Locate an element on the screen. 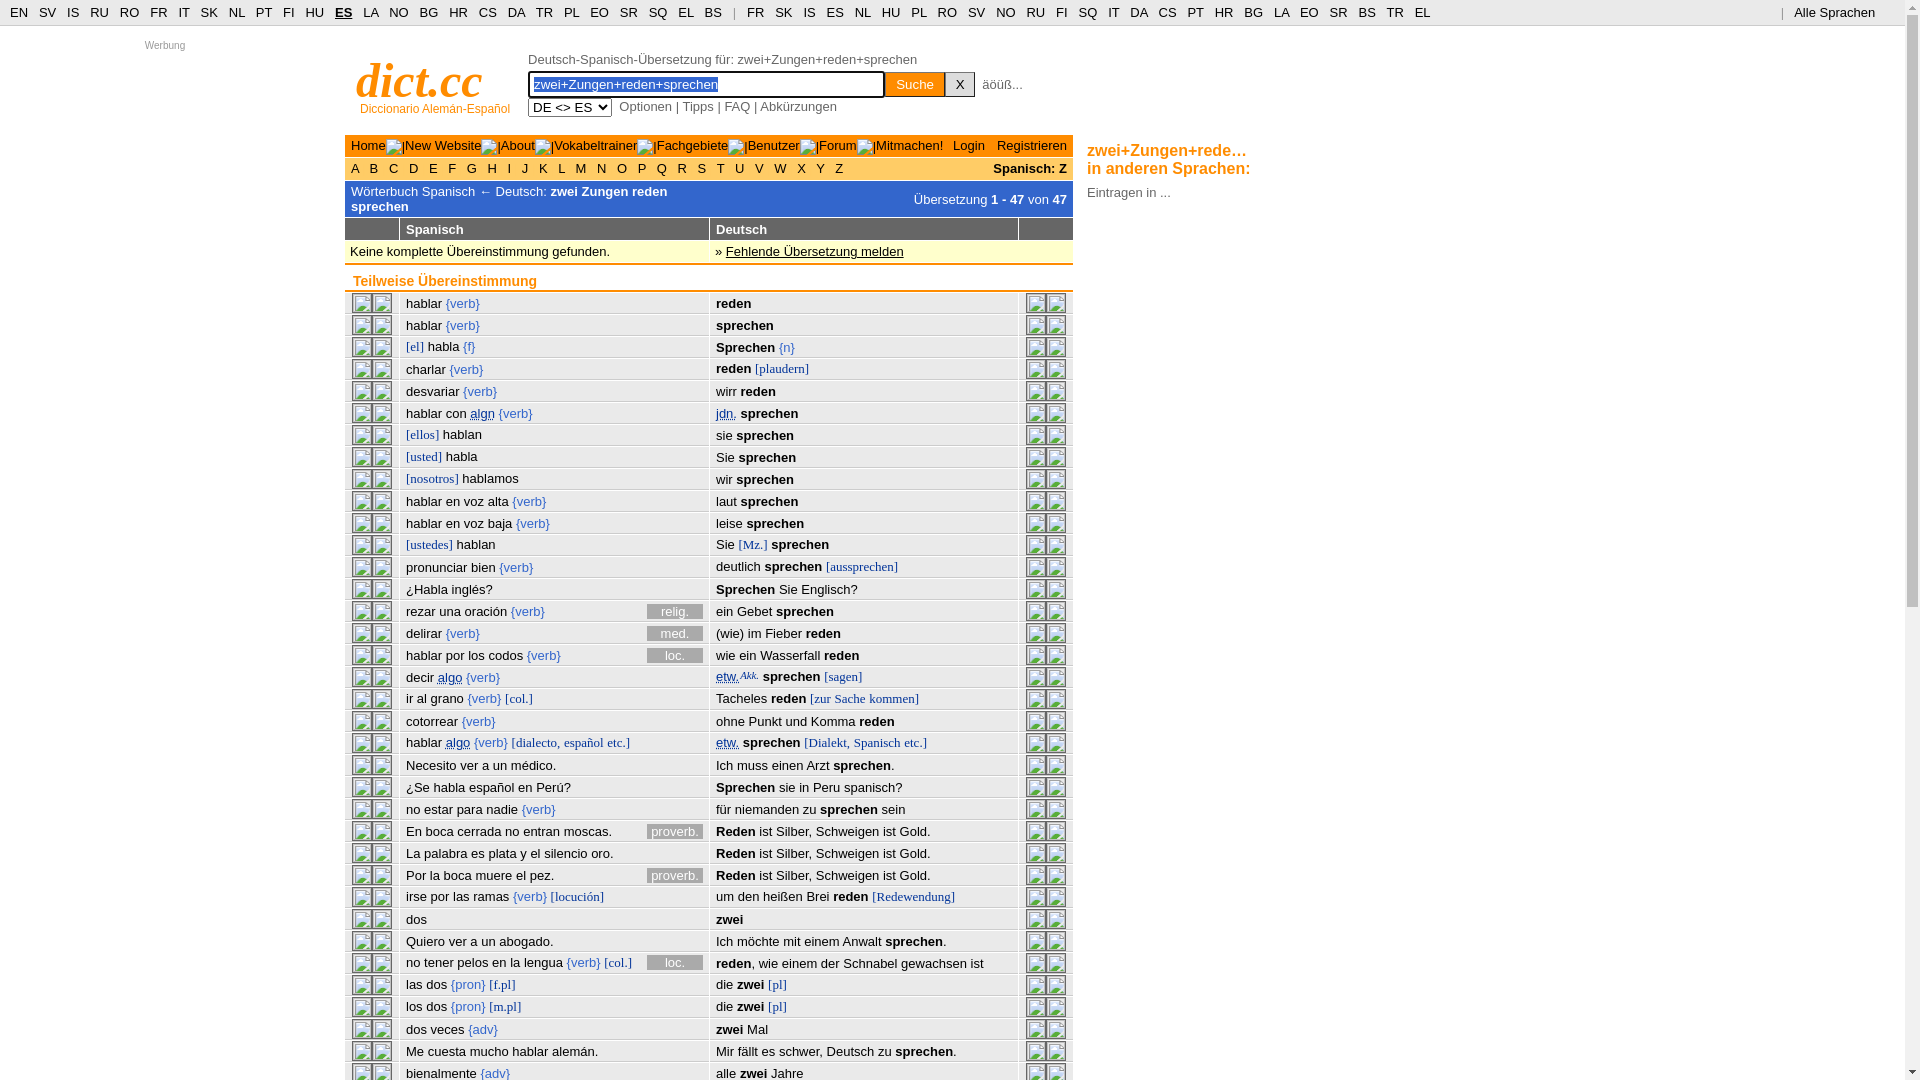 The width and height of the screenshot is (1920, 1080). 'etw.' is located at coordinates (726, 675).